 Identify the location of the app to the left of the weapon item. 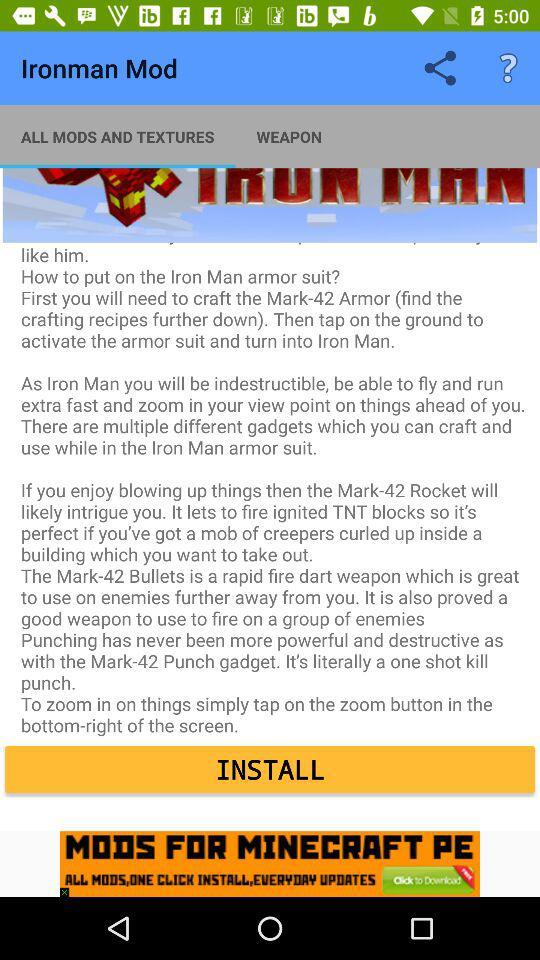
(117, 135).